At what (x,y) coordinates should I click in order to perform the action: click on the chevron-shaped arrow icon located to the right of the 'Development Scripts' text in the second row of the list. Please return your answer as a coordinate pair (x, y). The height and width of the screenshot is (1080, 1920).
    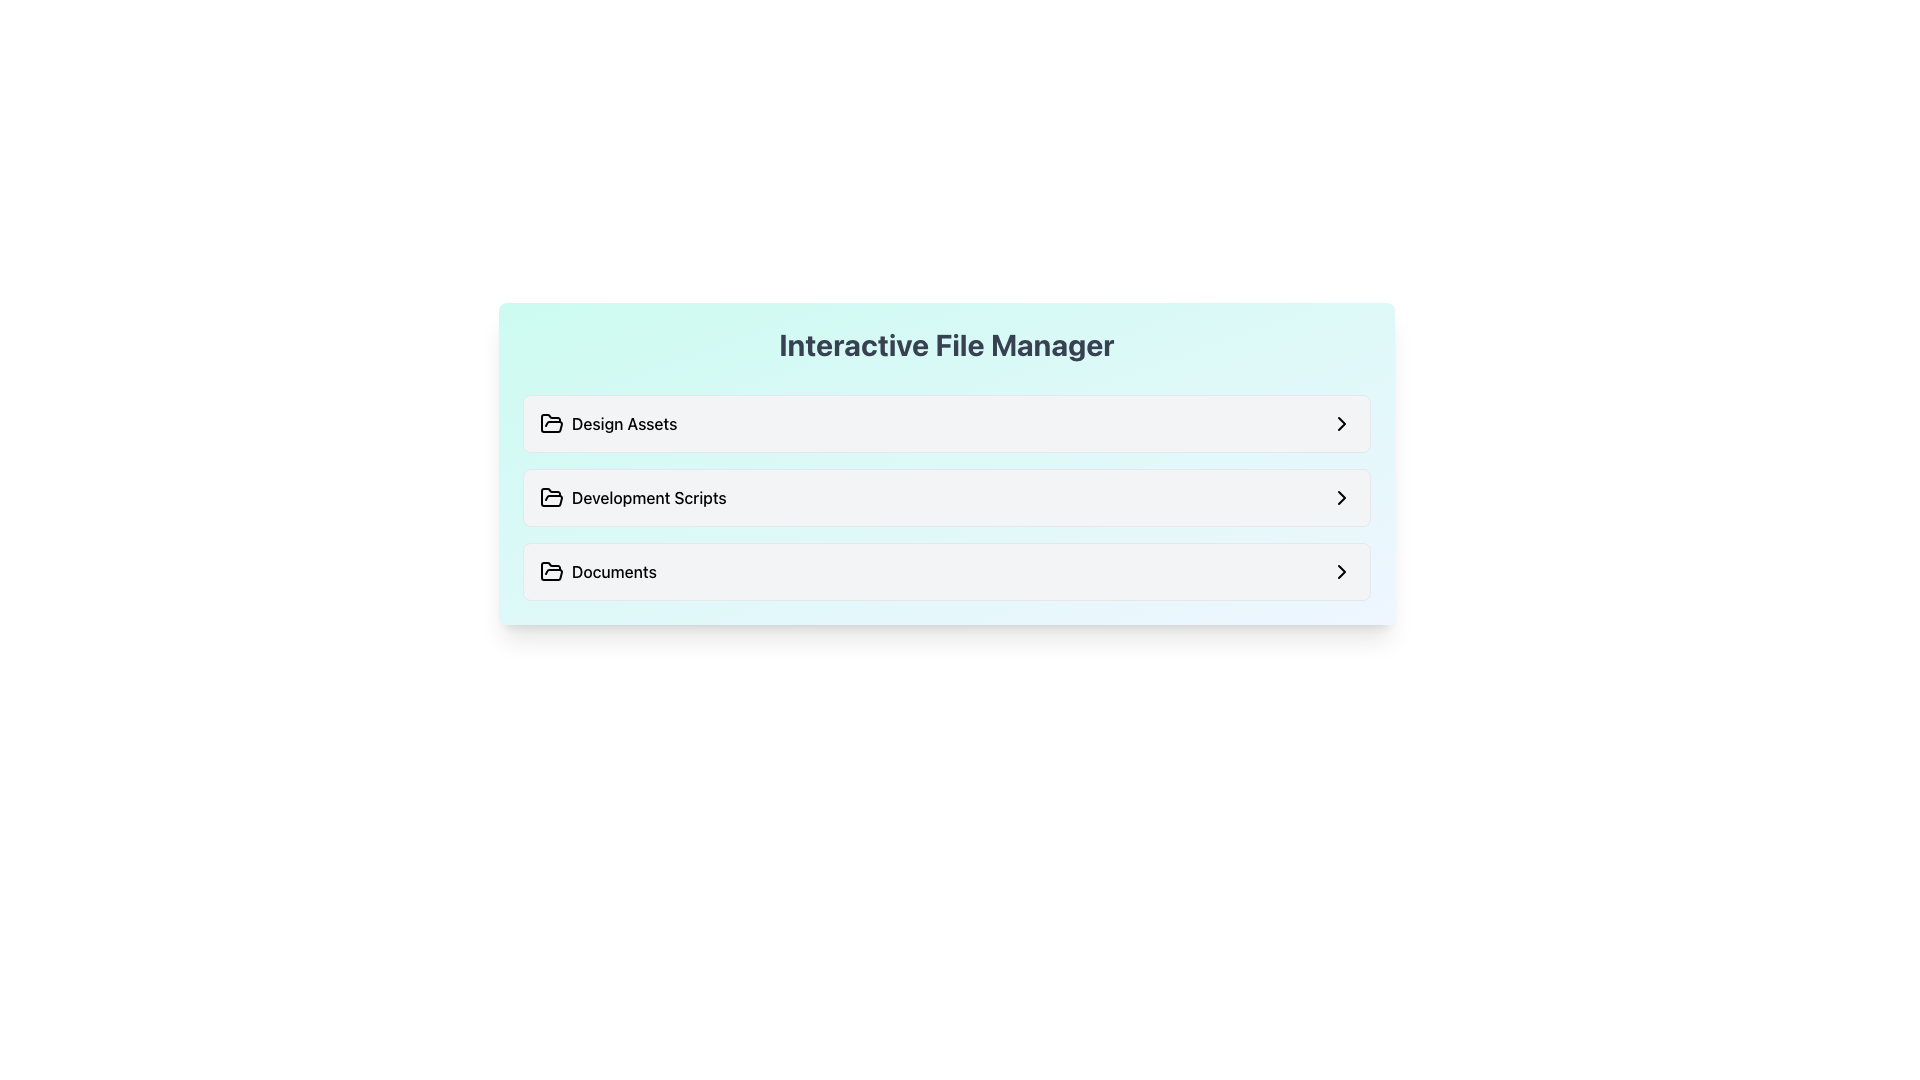
    Looking at the image, I should click on (1342, 423).